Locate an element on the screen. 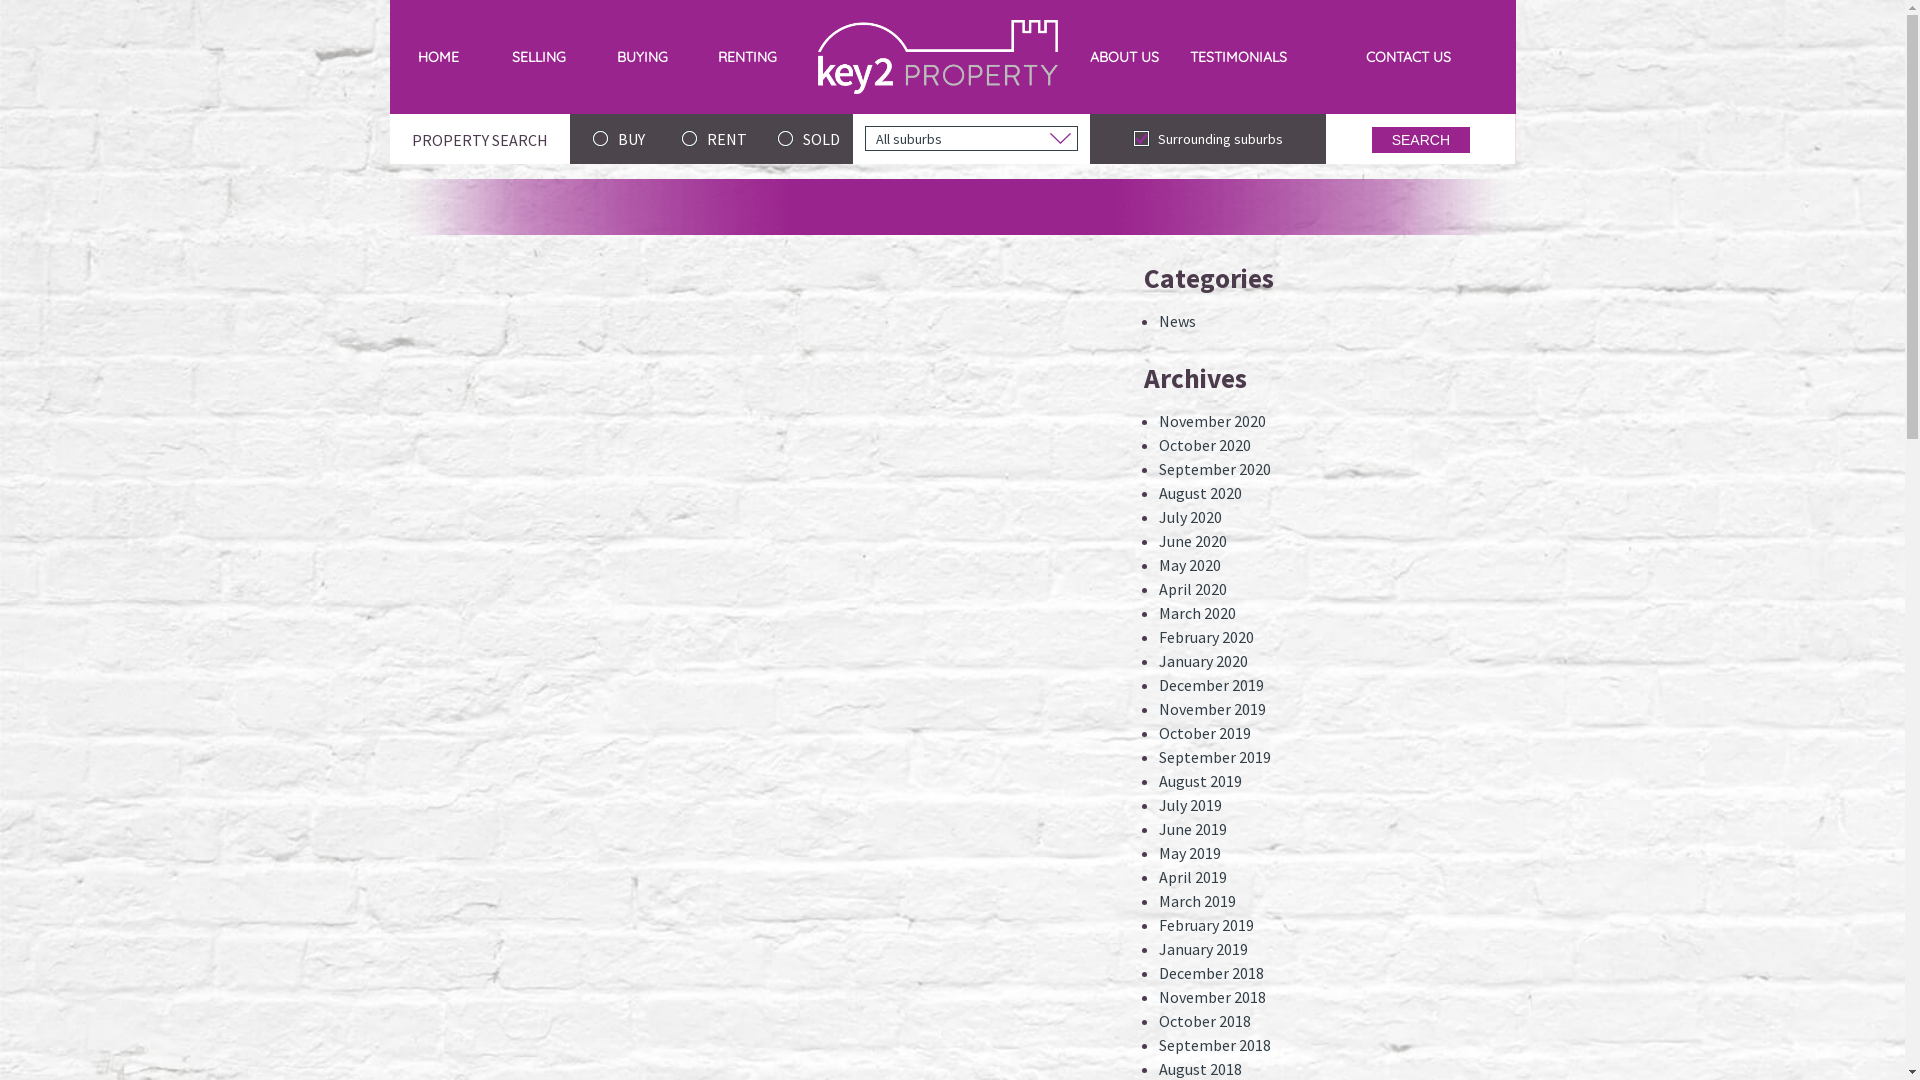 The height and width of the screenshot is (1080, 1920). 'January 2019' is located at coordinates (1202, 947).